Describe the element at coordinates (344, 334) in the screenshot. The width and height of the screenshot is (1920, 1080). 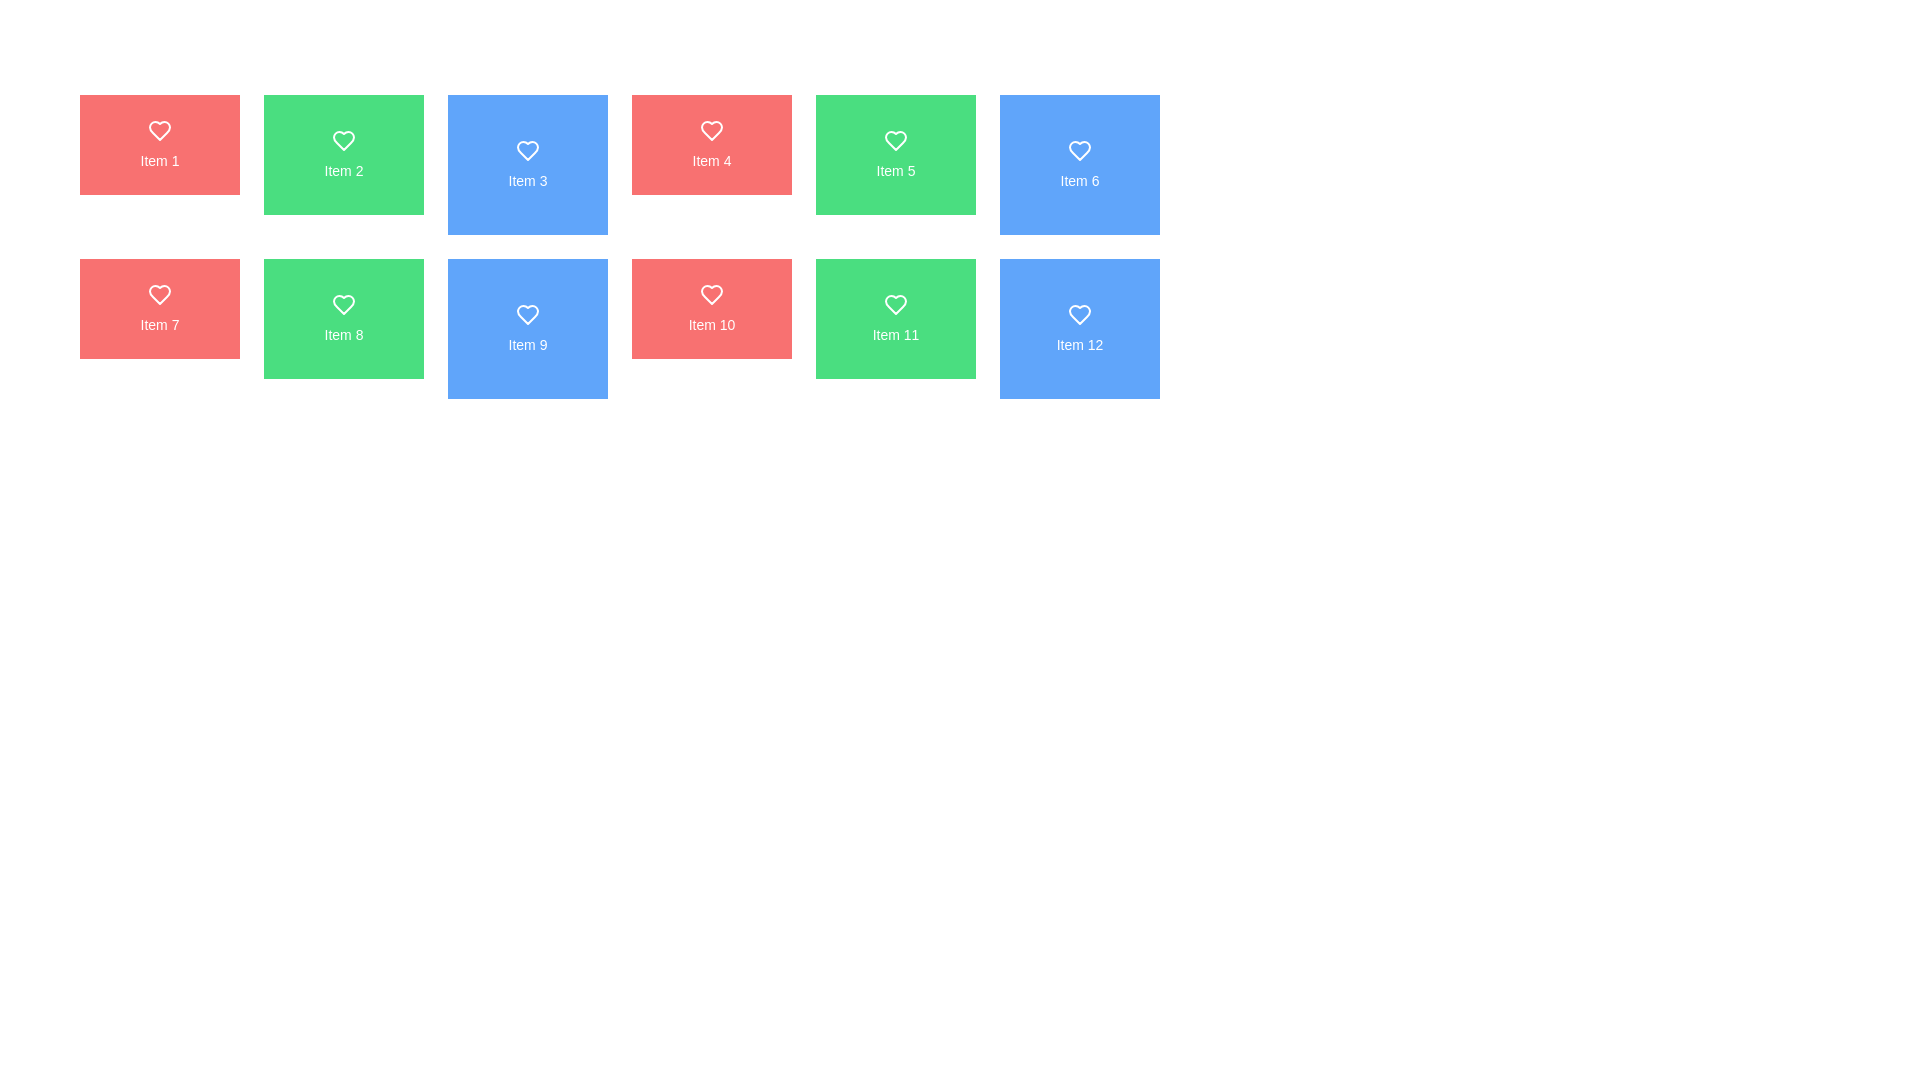
I see `the Text label located at the bottom of the green rectangular box labeled 'Item 8' in the second row, second column of the grid layout` at that location.